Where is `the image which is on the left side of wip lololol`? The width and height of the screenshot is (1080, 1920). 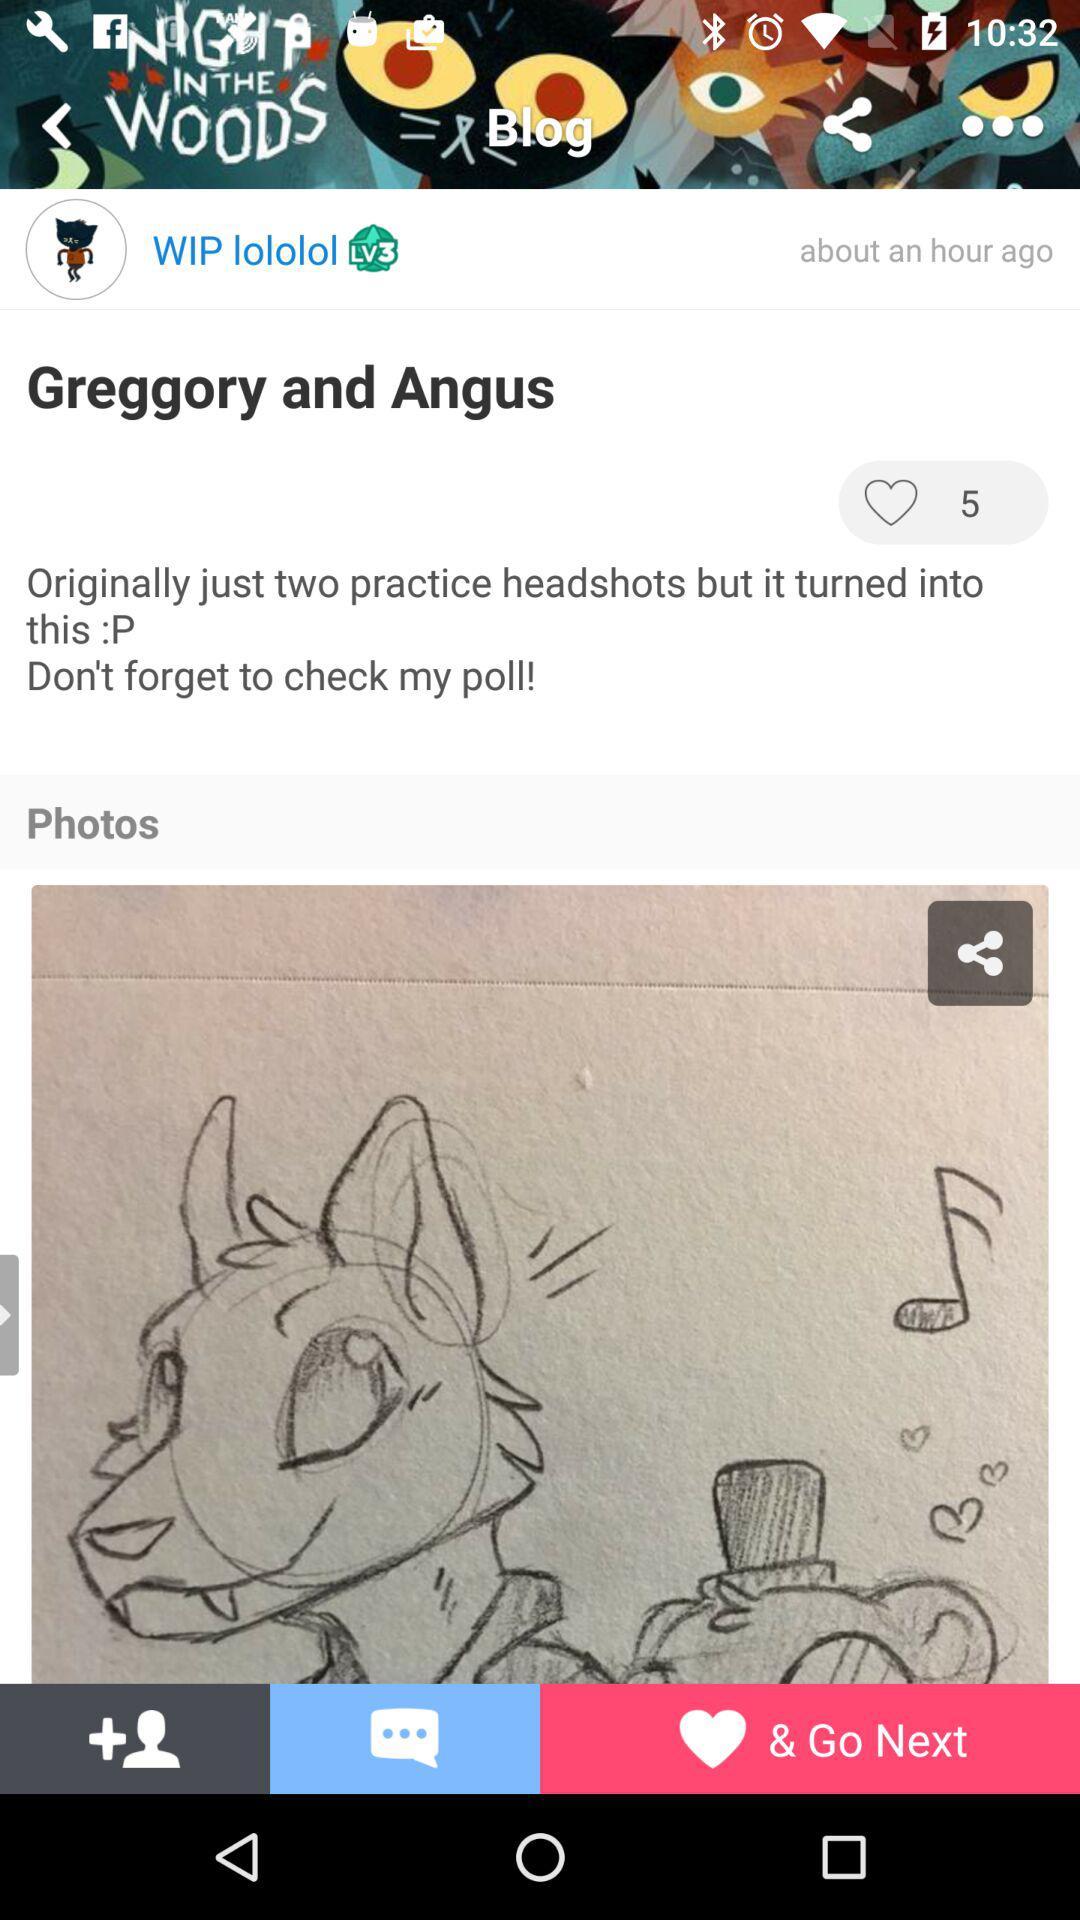
the image which is on the left side of wip lololol is located at coordinates (75, 248).